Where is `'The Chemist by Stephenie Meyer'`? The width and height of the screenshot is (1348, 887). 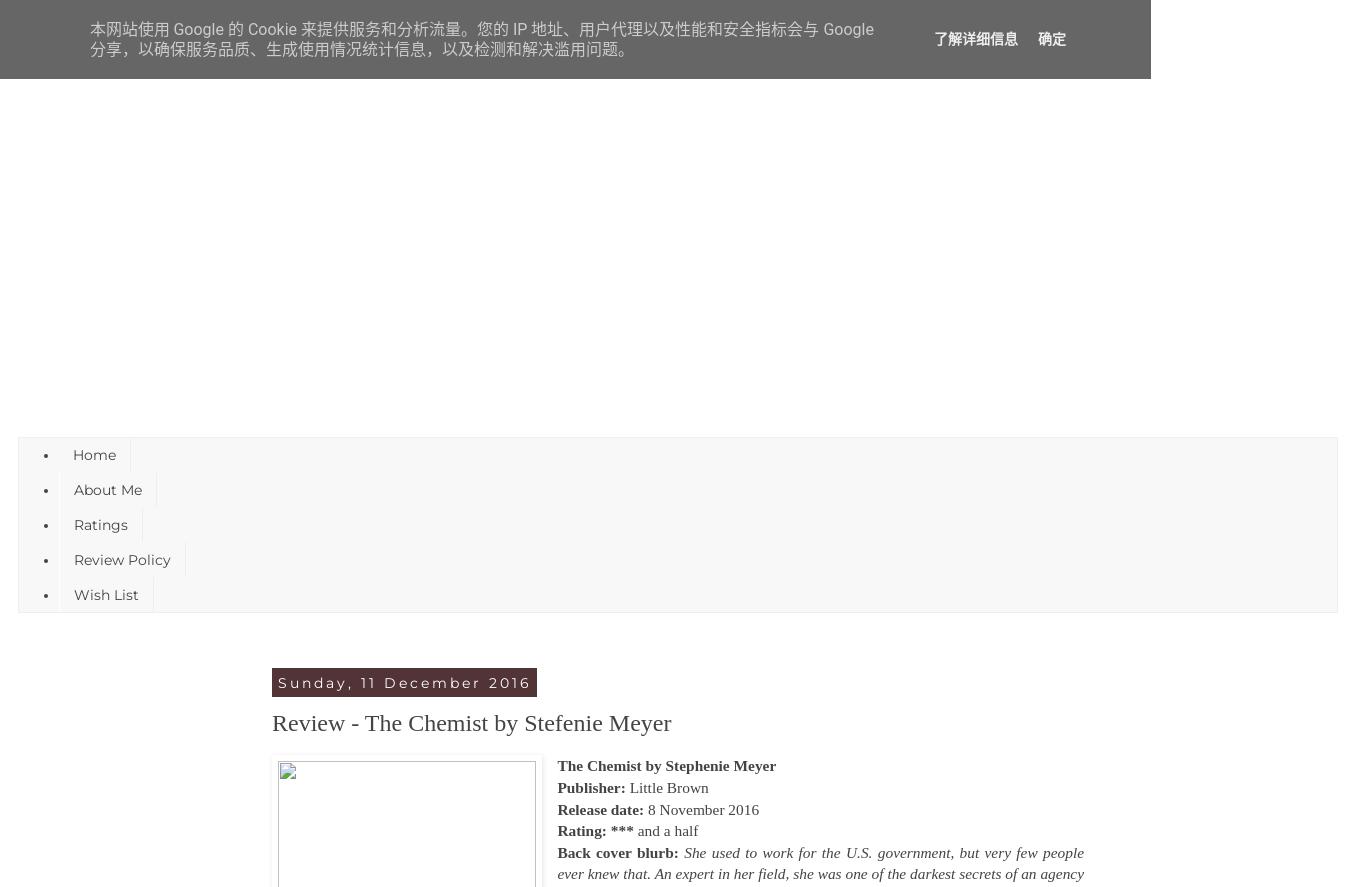 'The Chemist by Stephenie Meyer' is located at coordinates (666, 764).